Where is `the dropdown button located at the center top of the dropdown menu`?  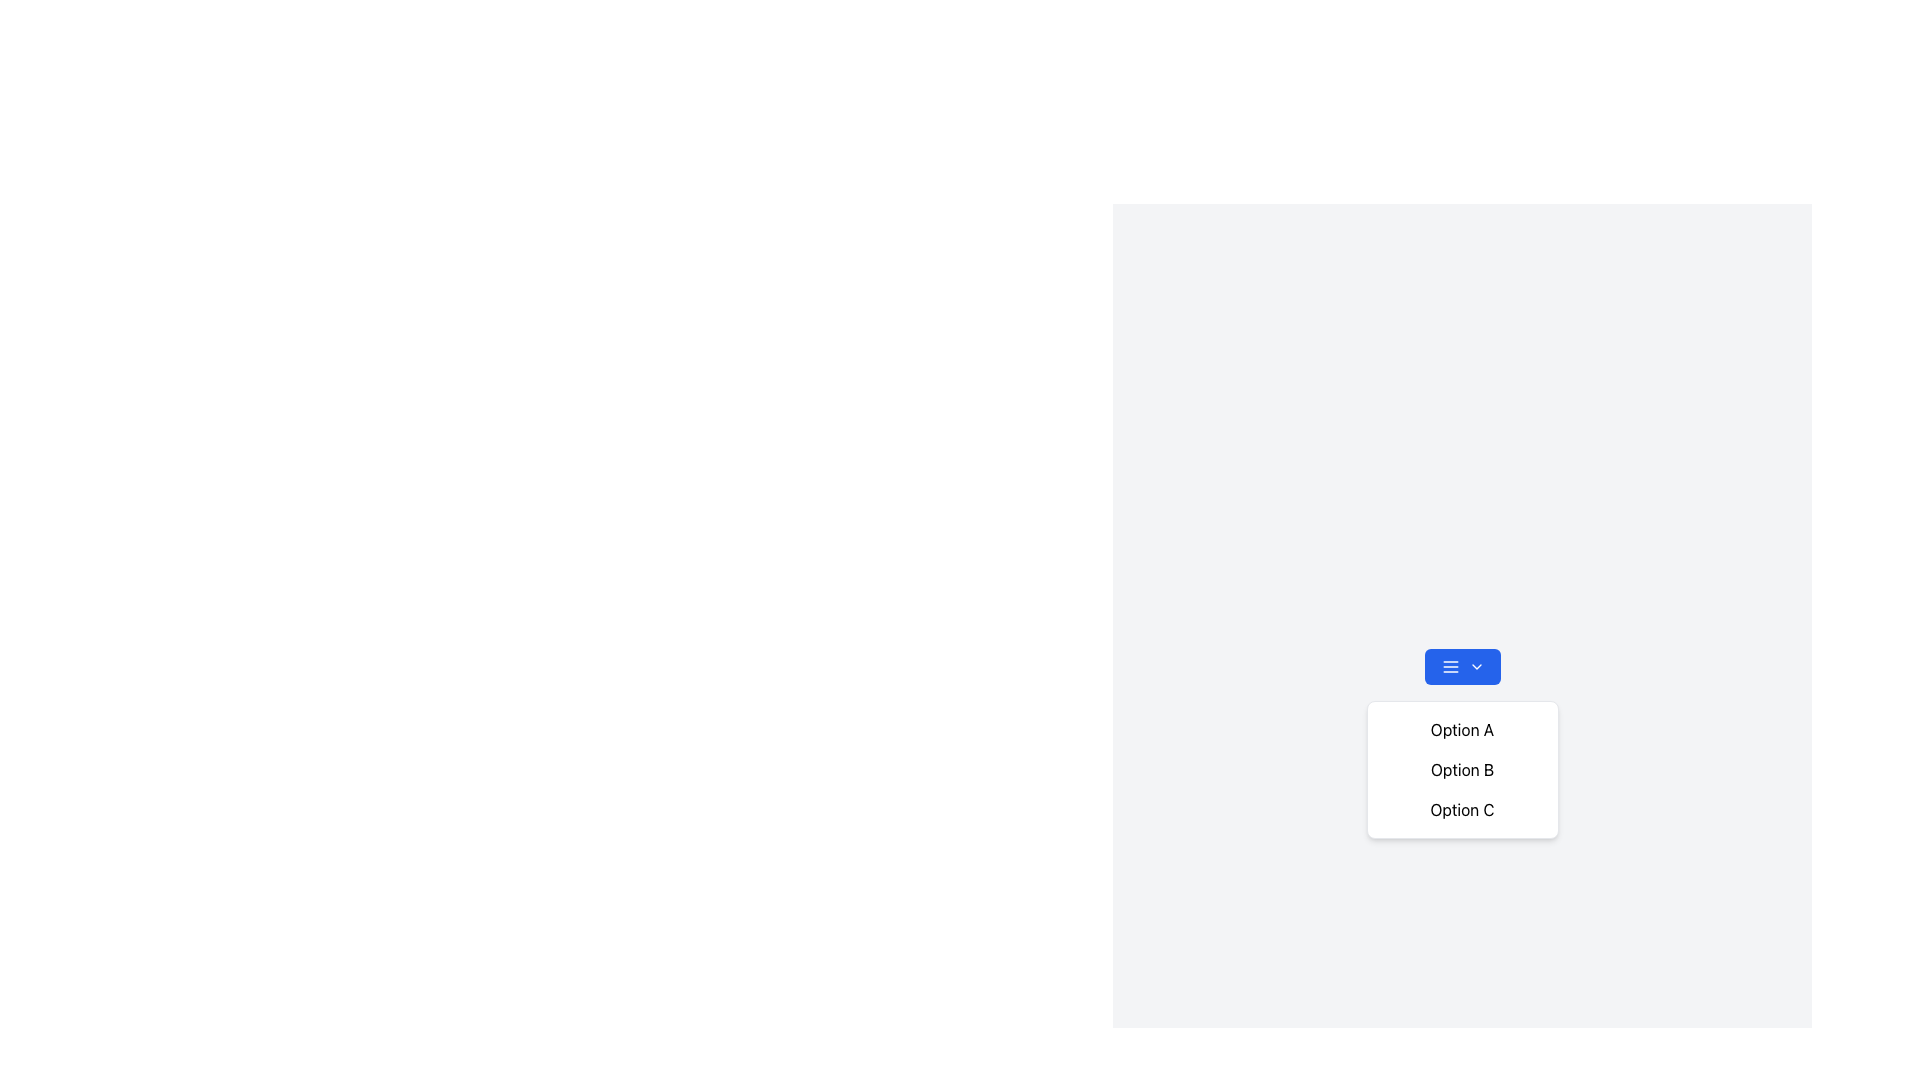
the dropdown button located at the center top of the dropdown menu is located at coordinates (1462, 667).